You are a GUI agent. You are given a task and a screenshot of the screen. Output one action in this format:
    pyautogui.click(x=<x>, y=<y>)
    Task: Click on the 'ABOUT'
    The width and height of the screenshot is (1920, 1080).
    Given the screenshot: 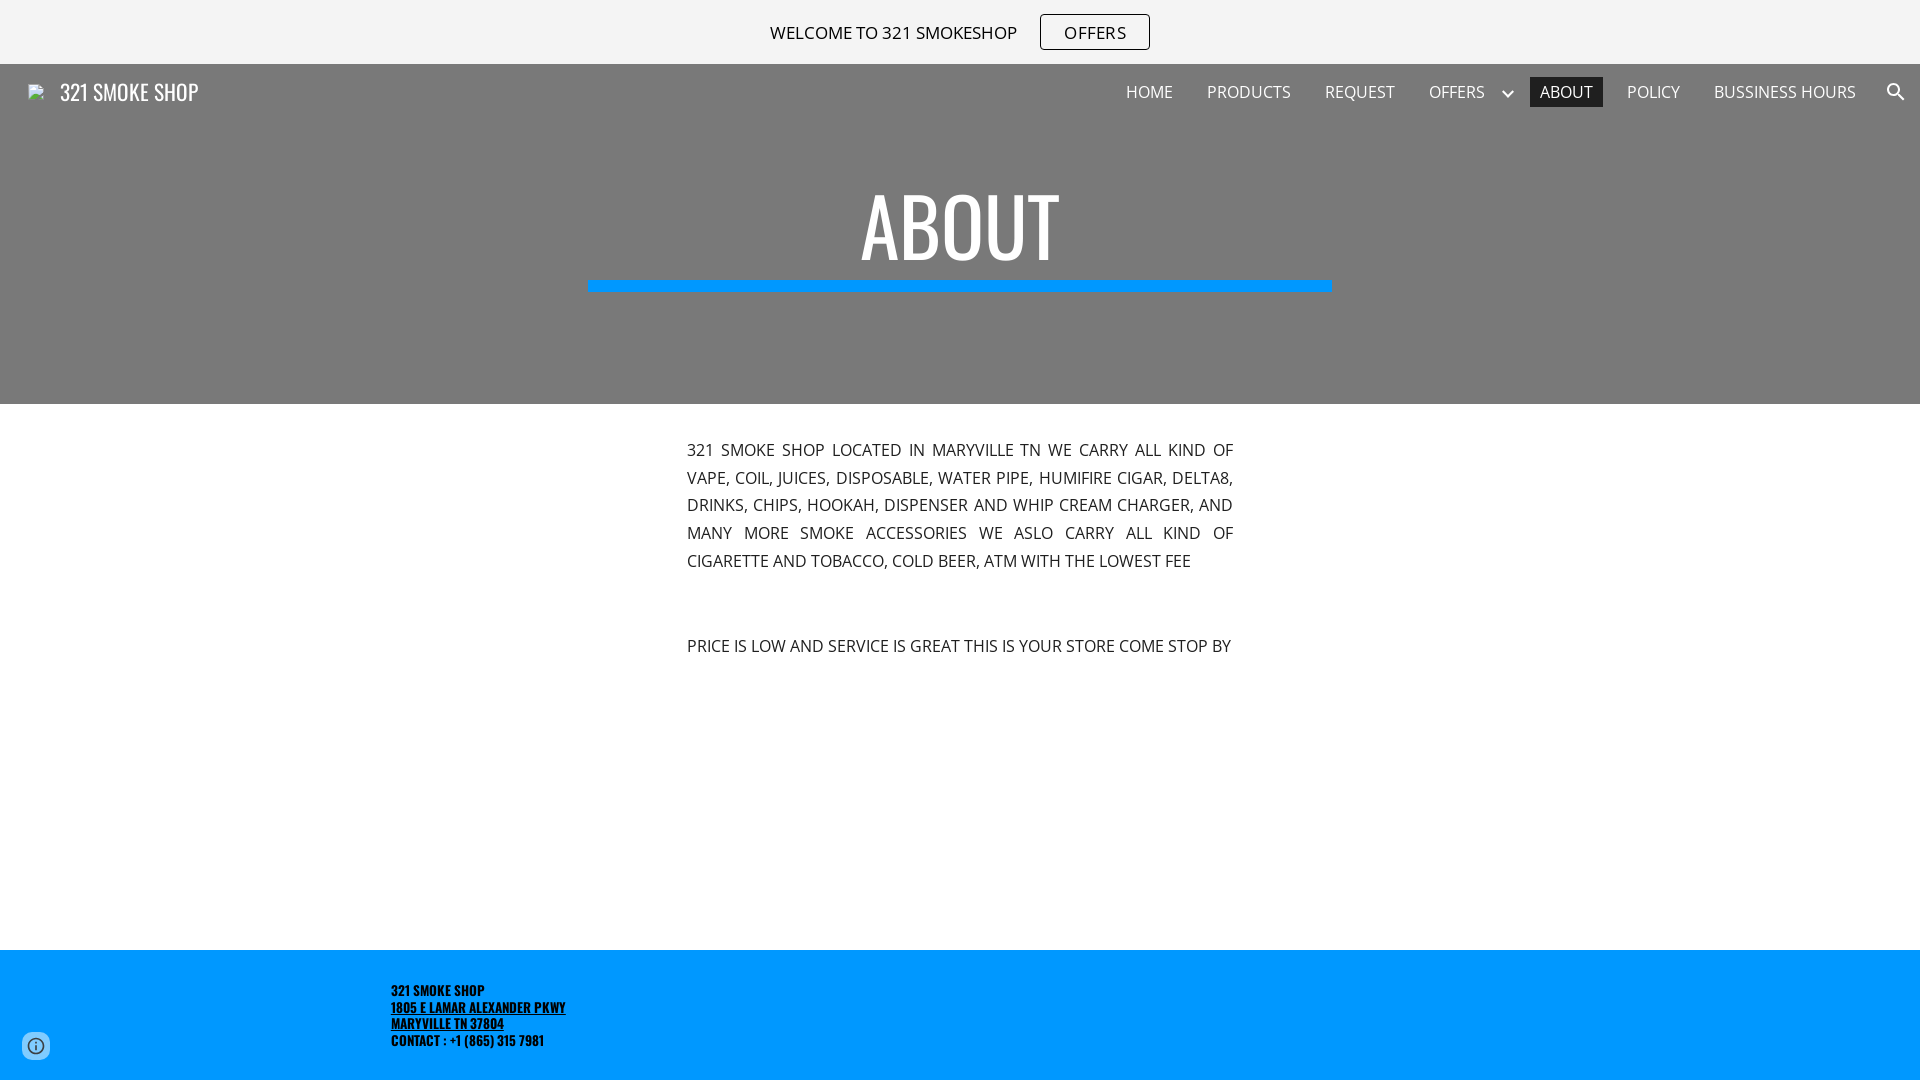 What is the action you would take?
    pyautogui.click(x=1565, y=92)
    